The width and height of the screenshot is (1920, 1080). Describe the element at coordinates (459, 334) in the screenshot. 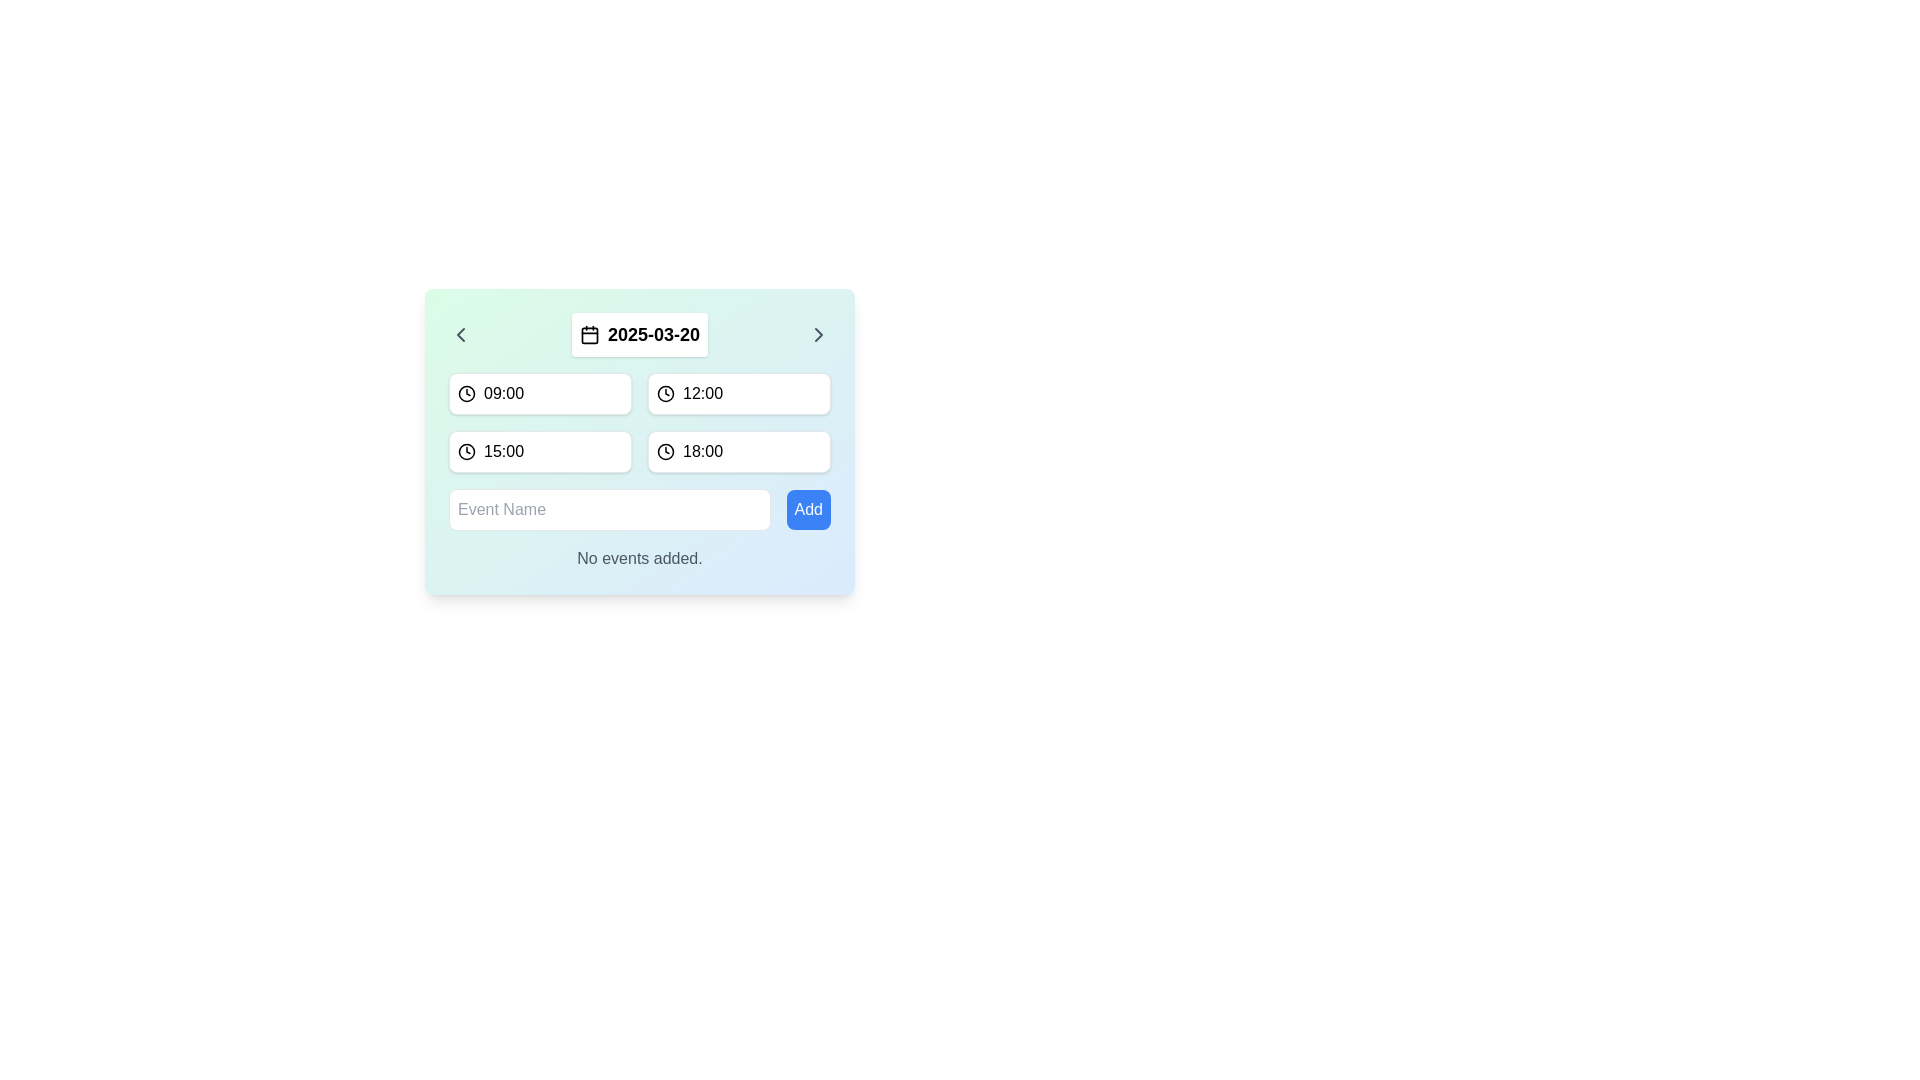

I see `the small, left-pointing chevron icon in the upper-left region of the main interface to trigger a tooltip or visual feedback` at that location.